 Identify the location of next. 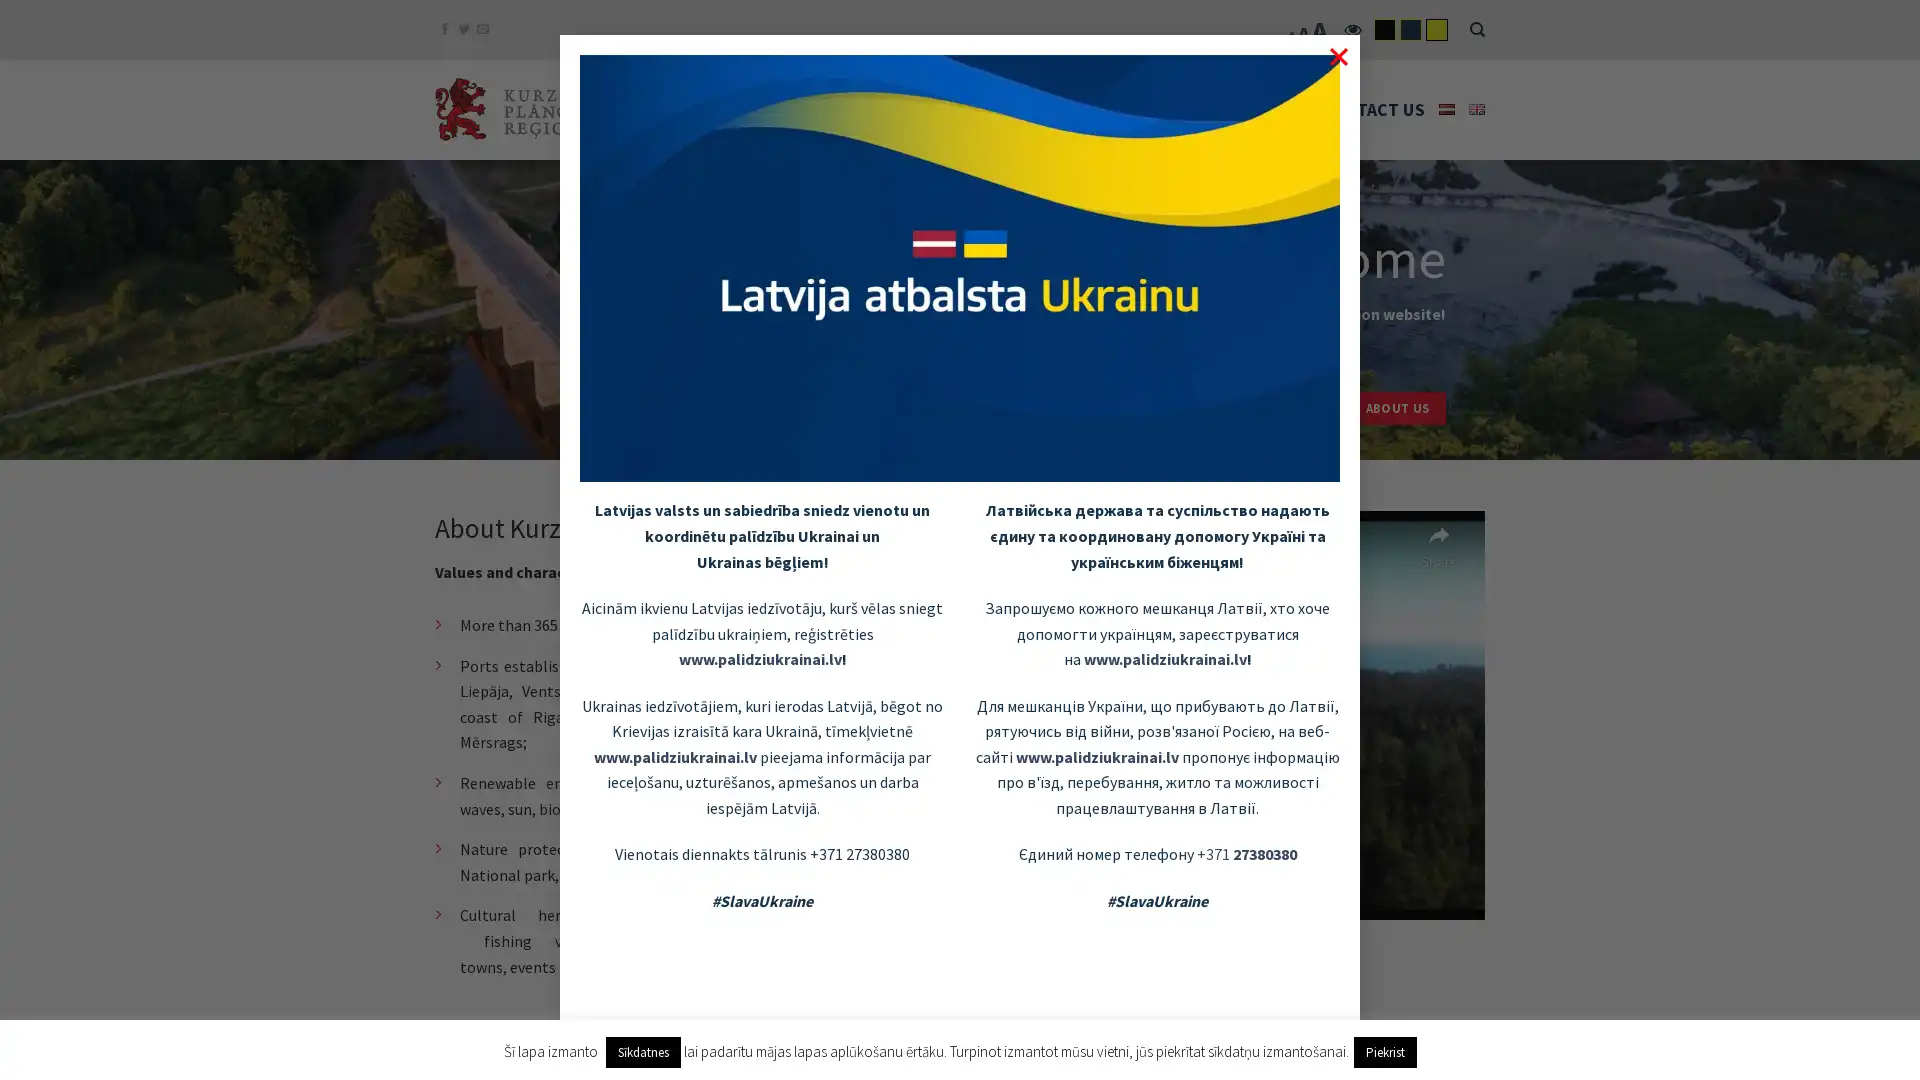
(1855, 308).